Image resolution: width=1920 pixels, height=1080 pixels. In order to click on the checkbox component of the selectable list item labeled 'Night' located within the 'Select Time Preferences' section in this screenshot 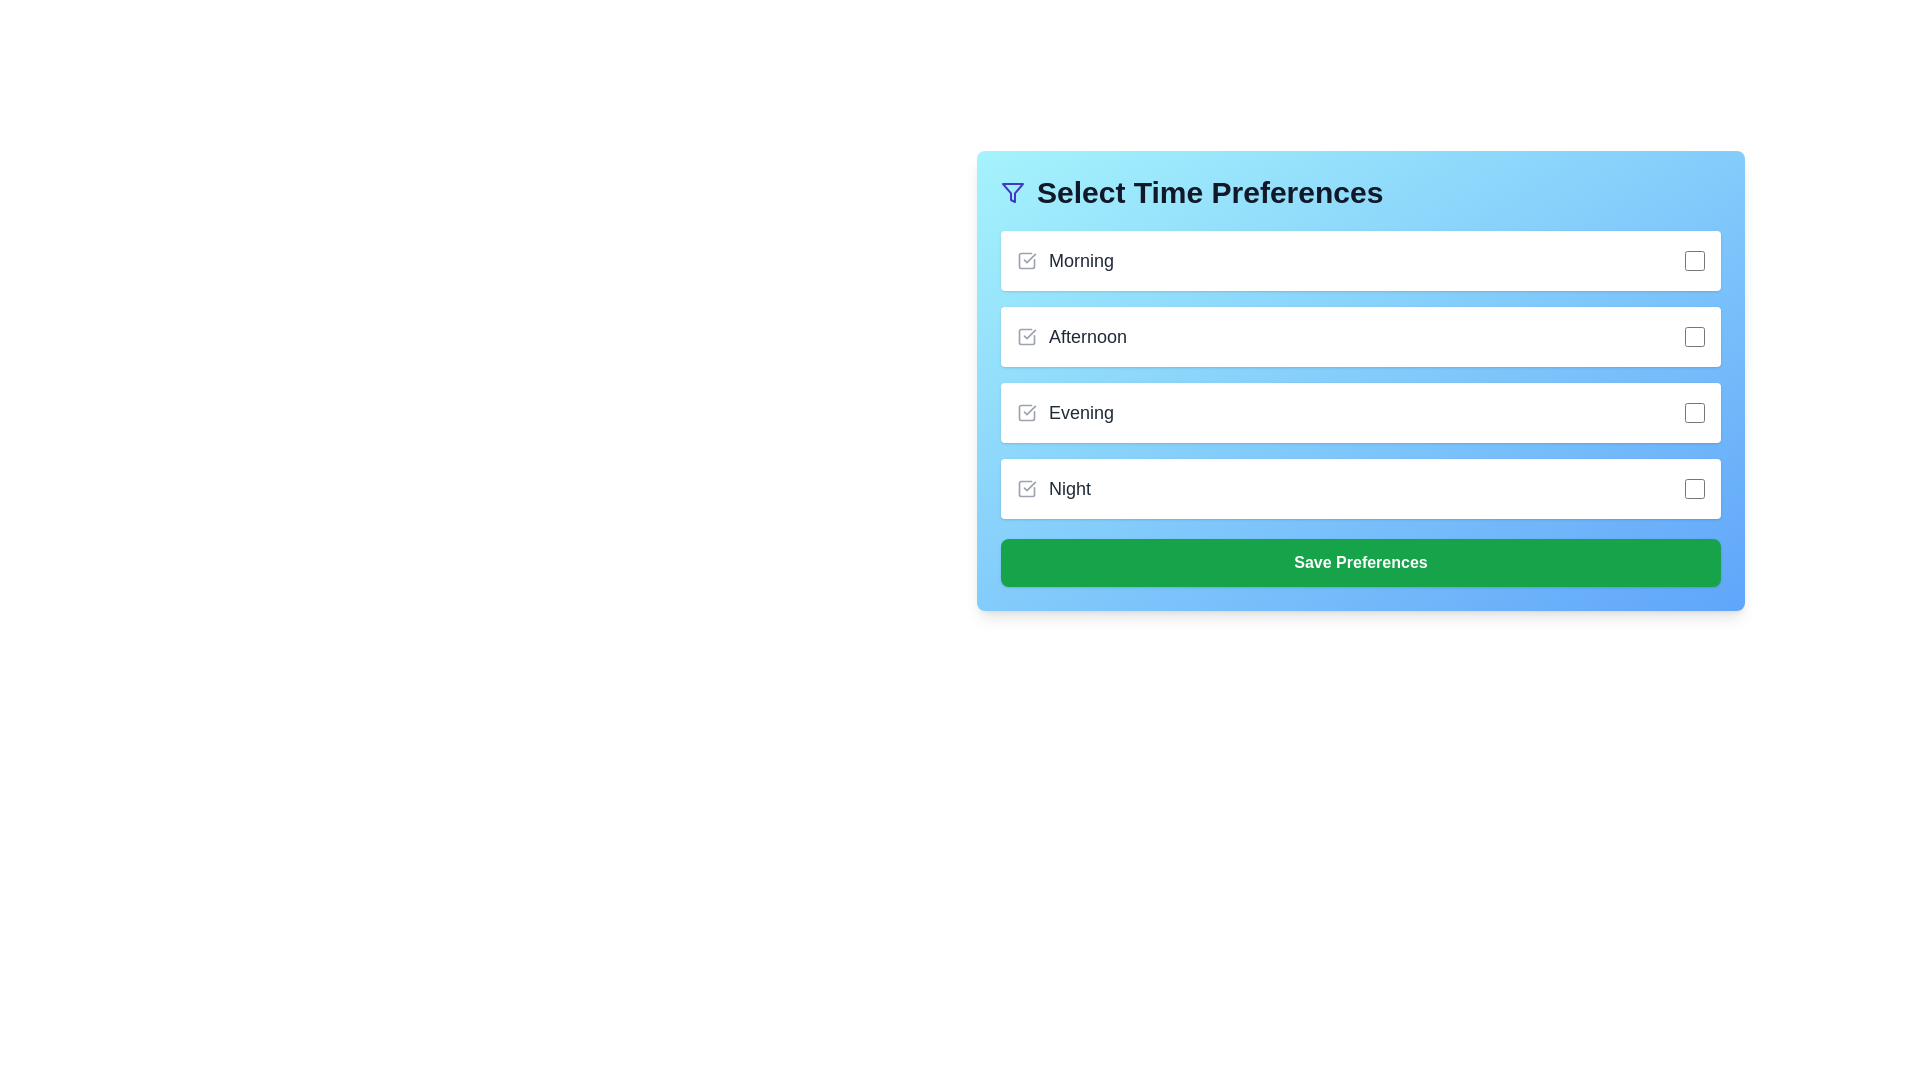, I will do `click(1360, 489)`.